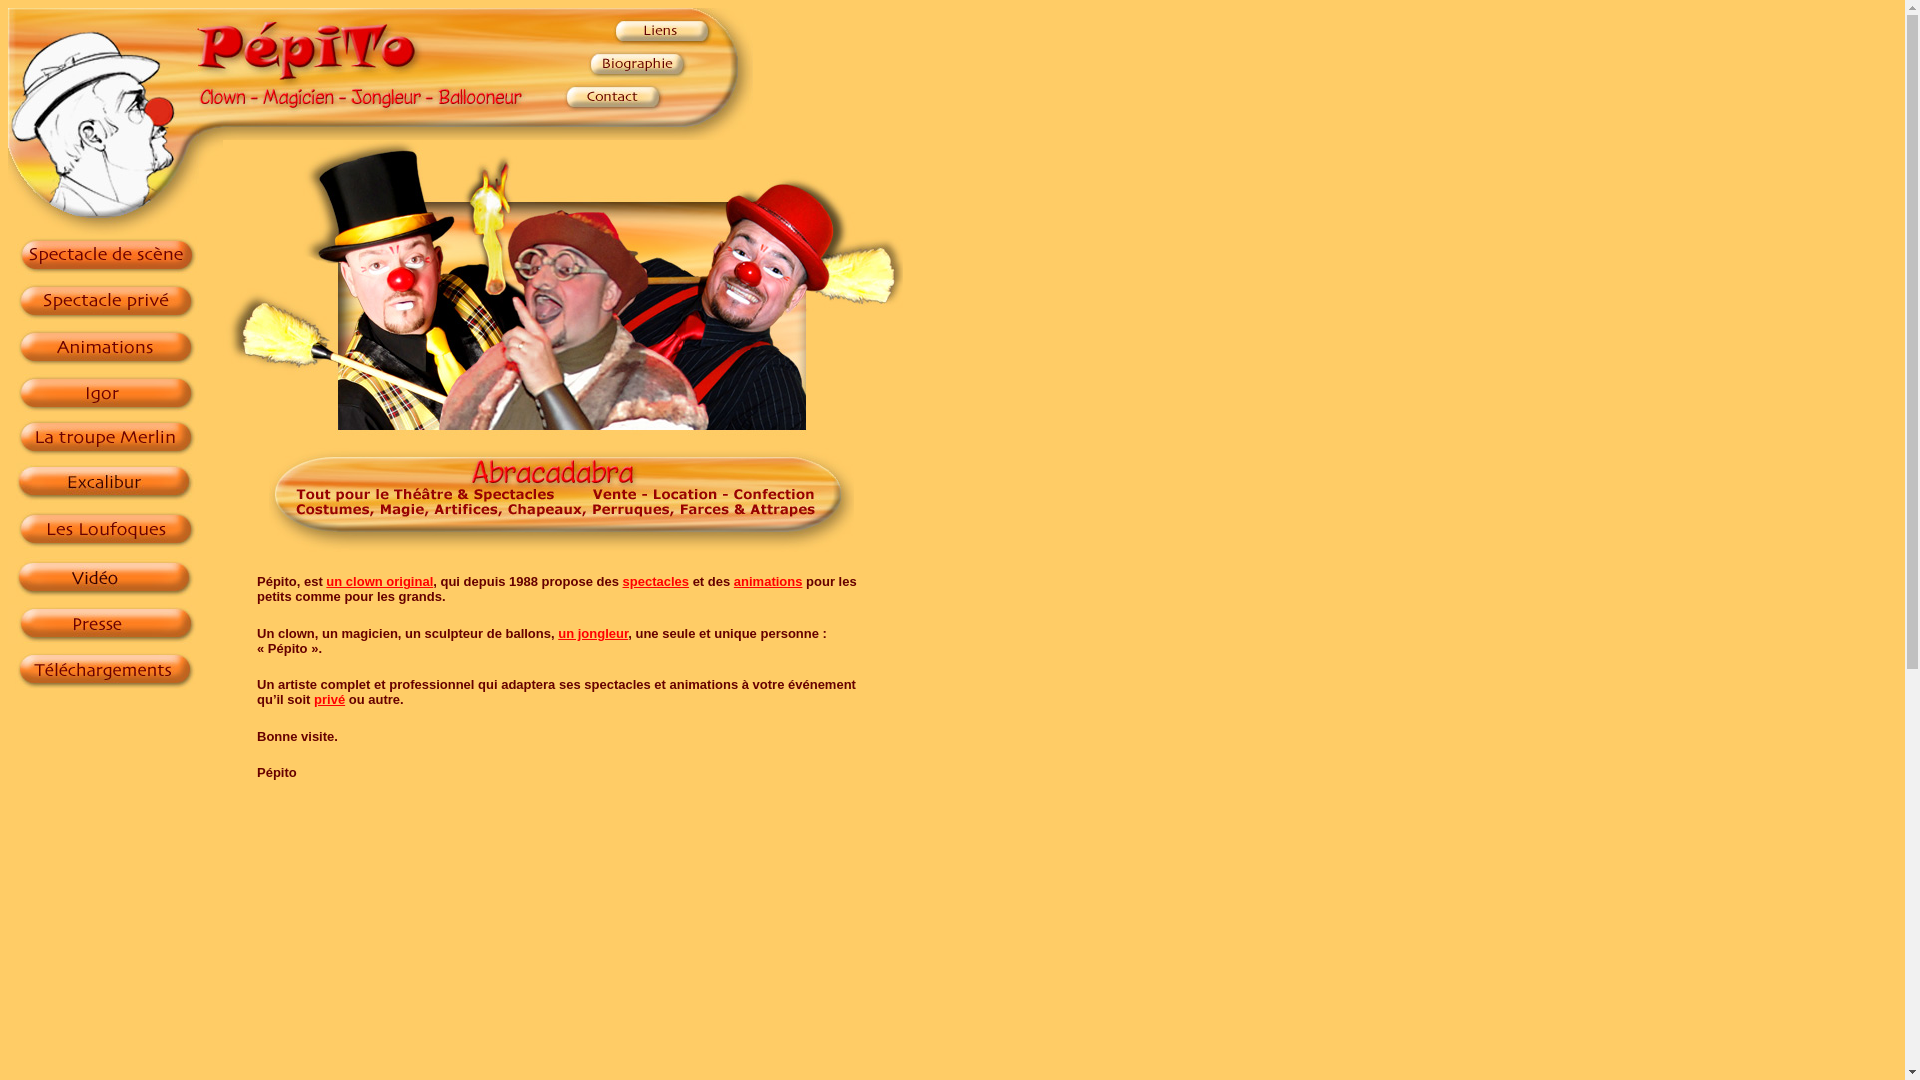 The height and width of the screenshot is (1080, 1920). I want to click on 'un jongleur', so click(592, 633).